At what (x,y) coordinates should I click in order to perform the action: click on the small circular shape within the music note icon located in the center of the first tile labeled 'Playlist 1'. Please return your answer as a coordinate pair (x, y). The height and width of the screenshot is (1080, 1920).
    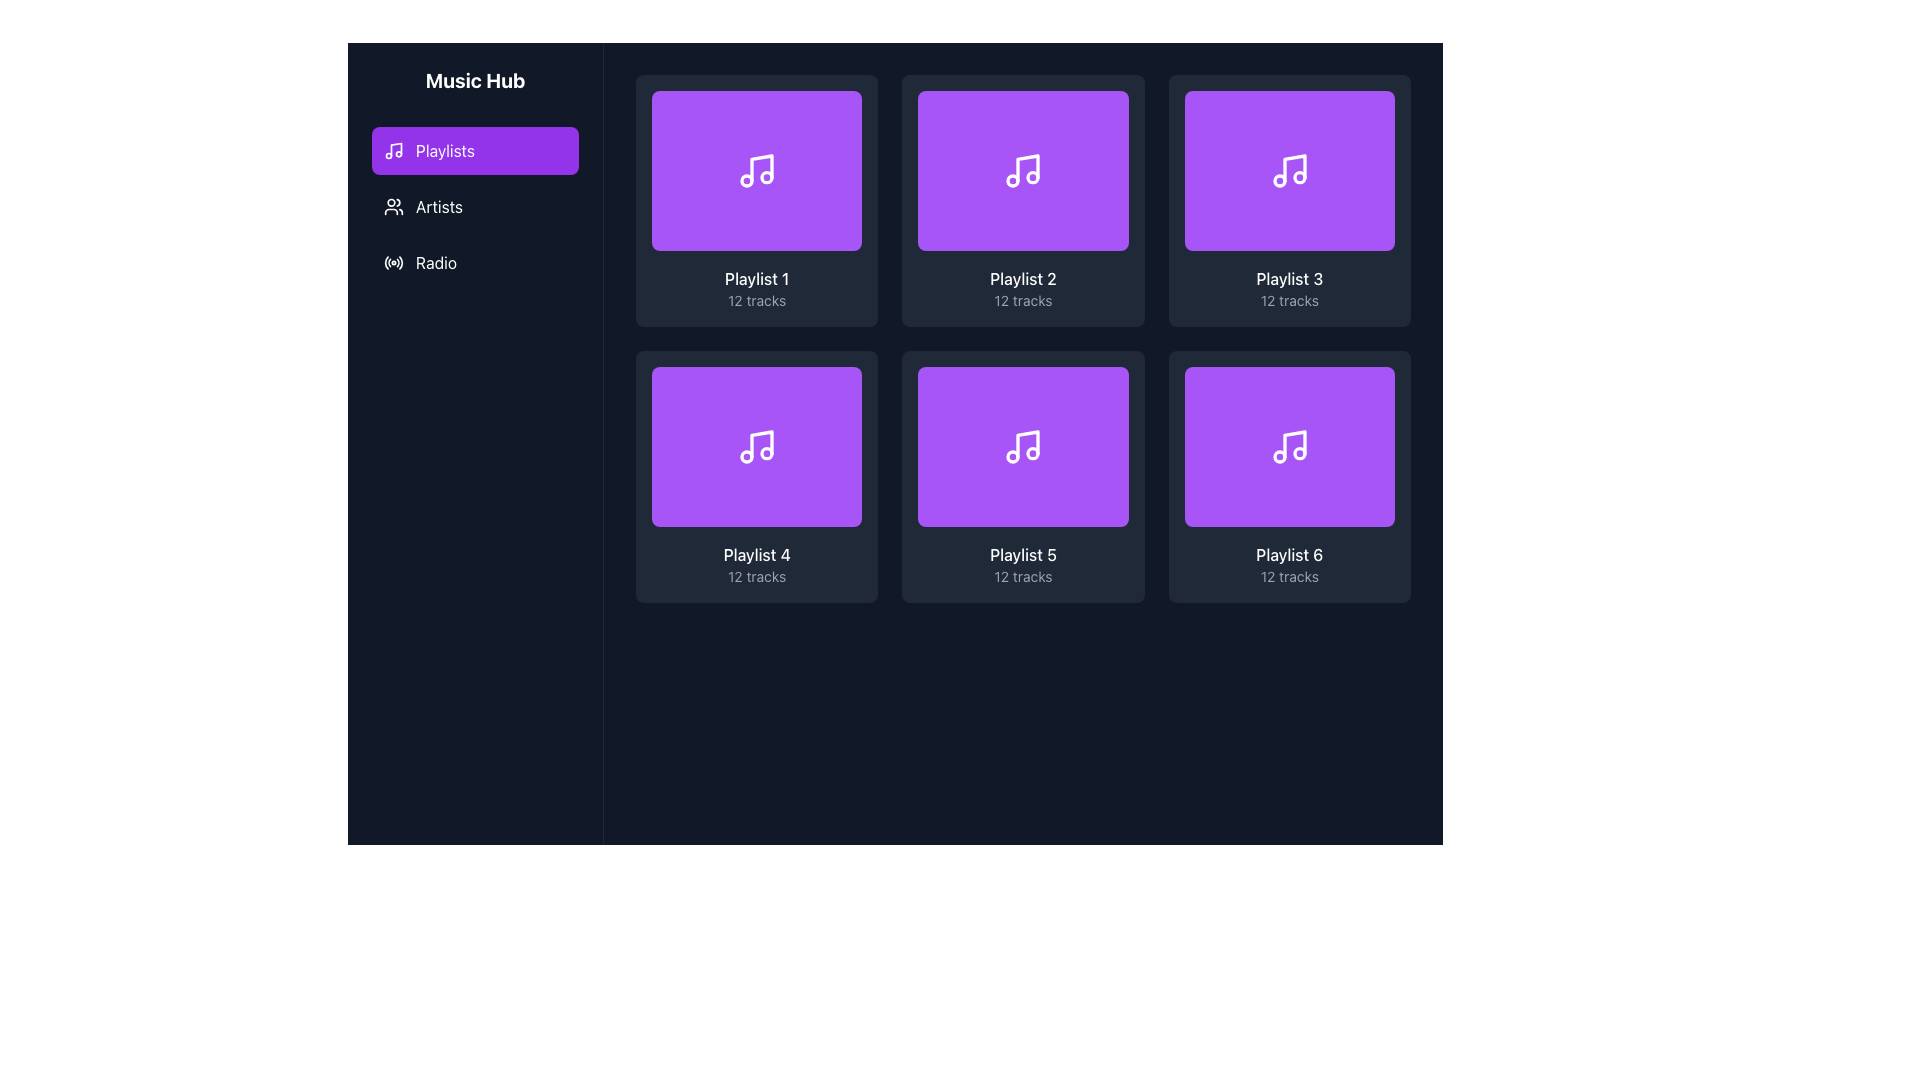
    Looking at the image, I should click on (746, 181).